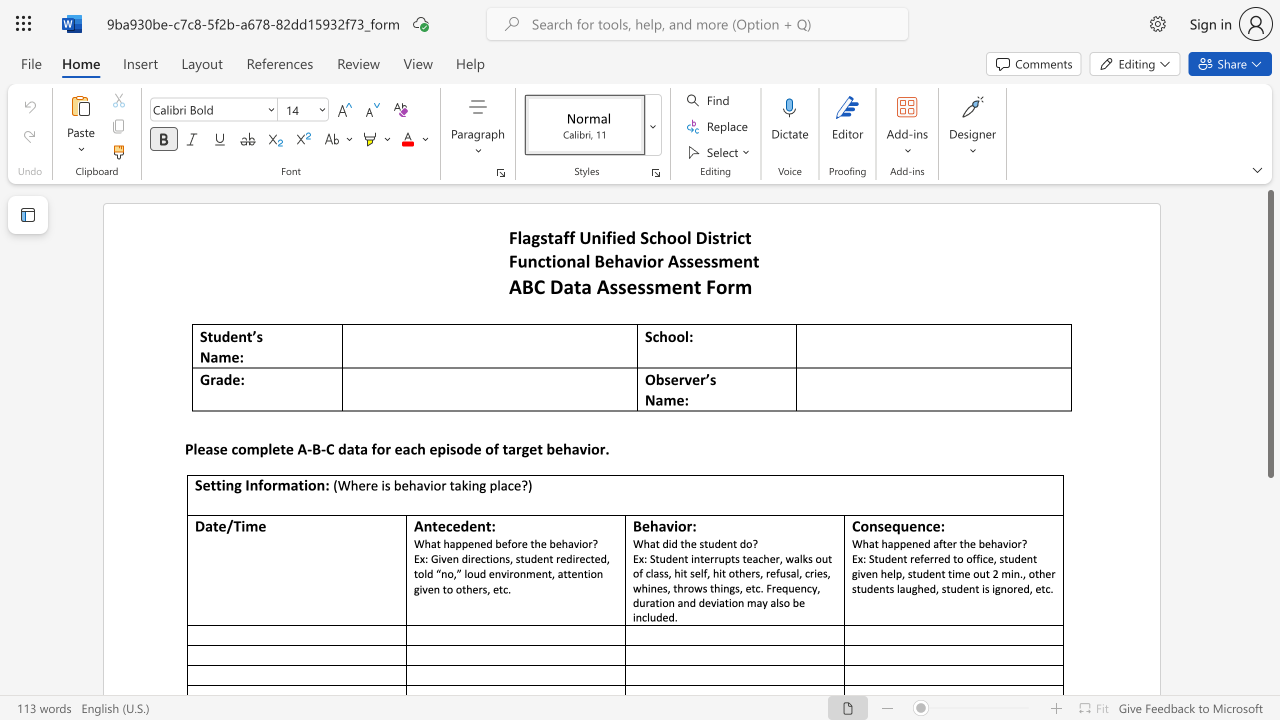  I want to click on the subset text "s N" within the text "Student’s Name:", so click(255, 335).